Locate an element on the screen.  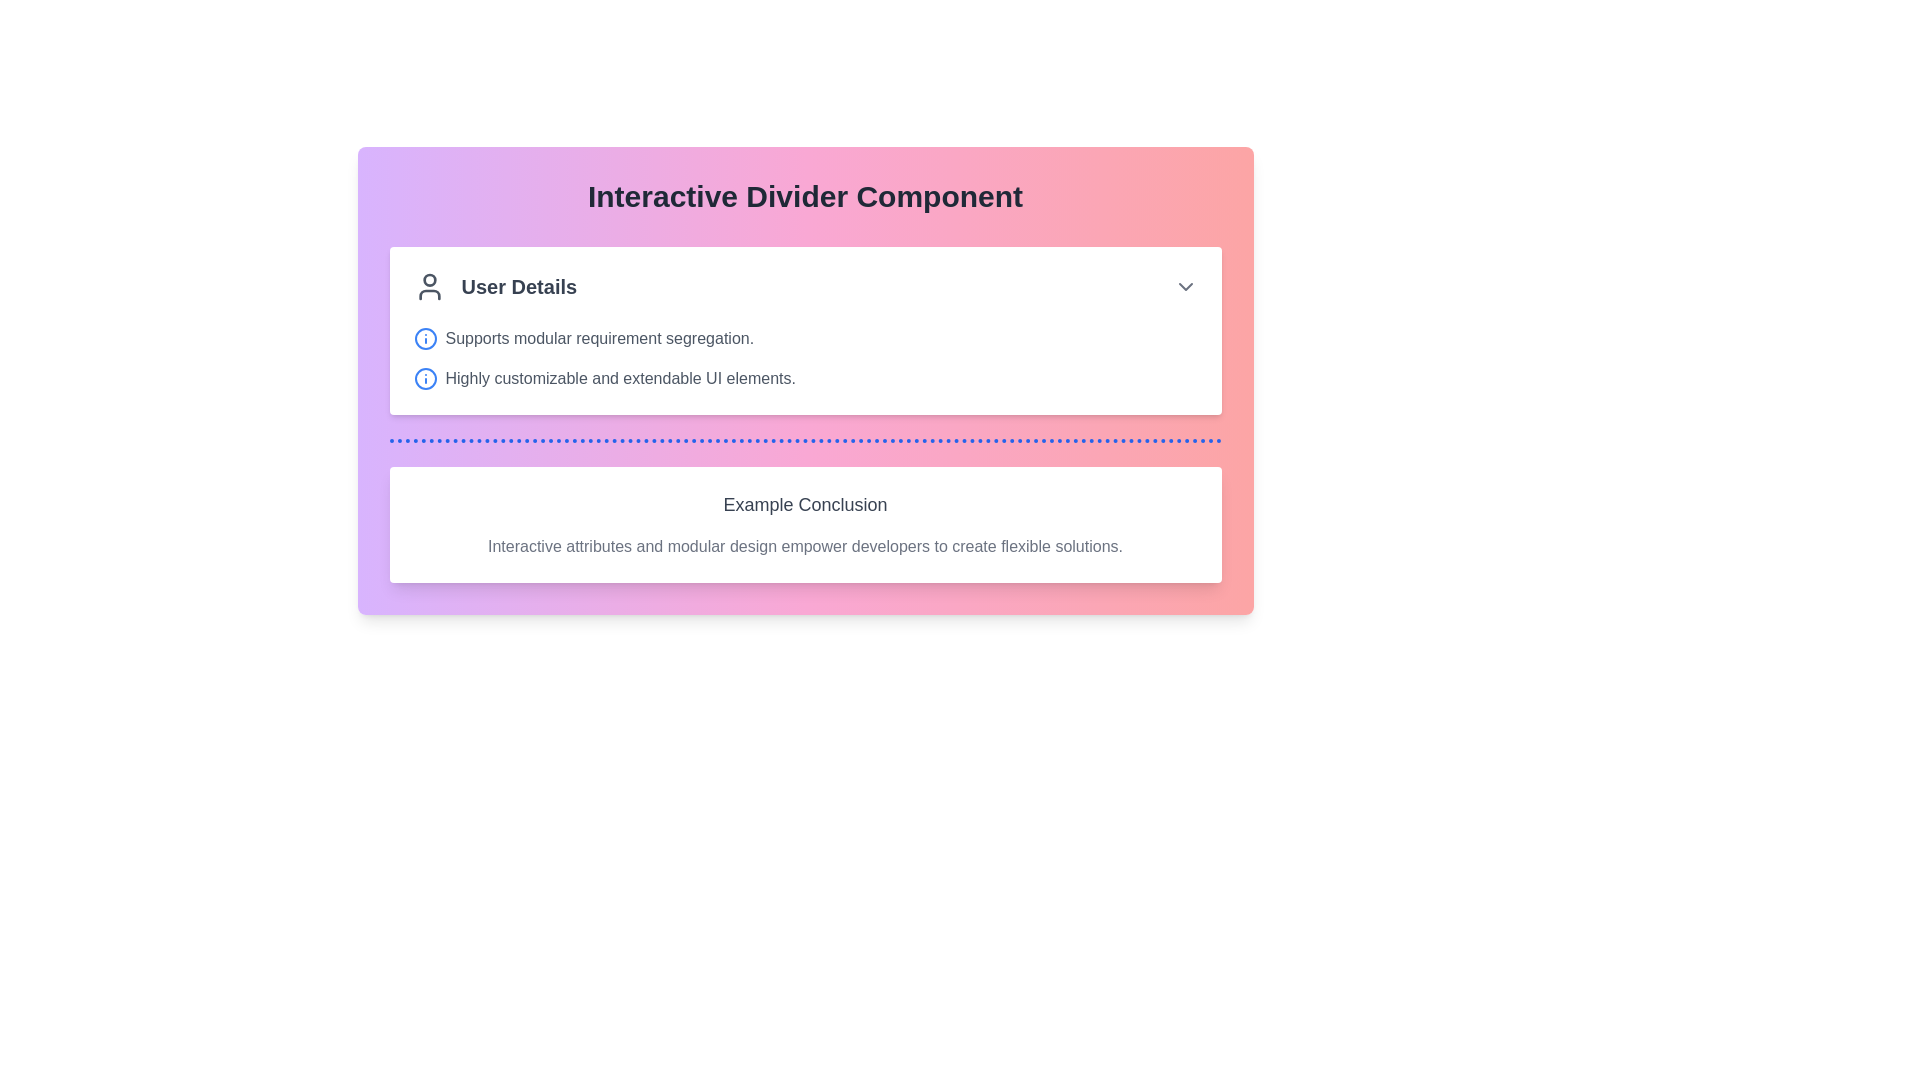
the round blue outlined icon with a central vertical line and a small dot above, located to the left of the text 'Supports modular requirement segregation.' in the 'User Details' section is located at coordinates (424, 338).